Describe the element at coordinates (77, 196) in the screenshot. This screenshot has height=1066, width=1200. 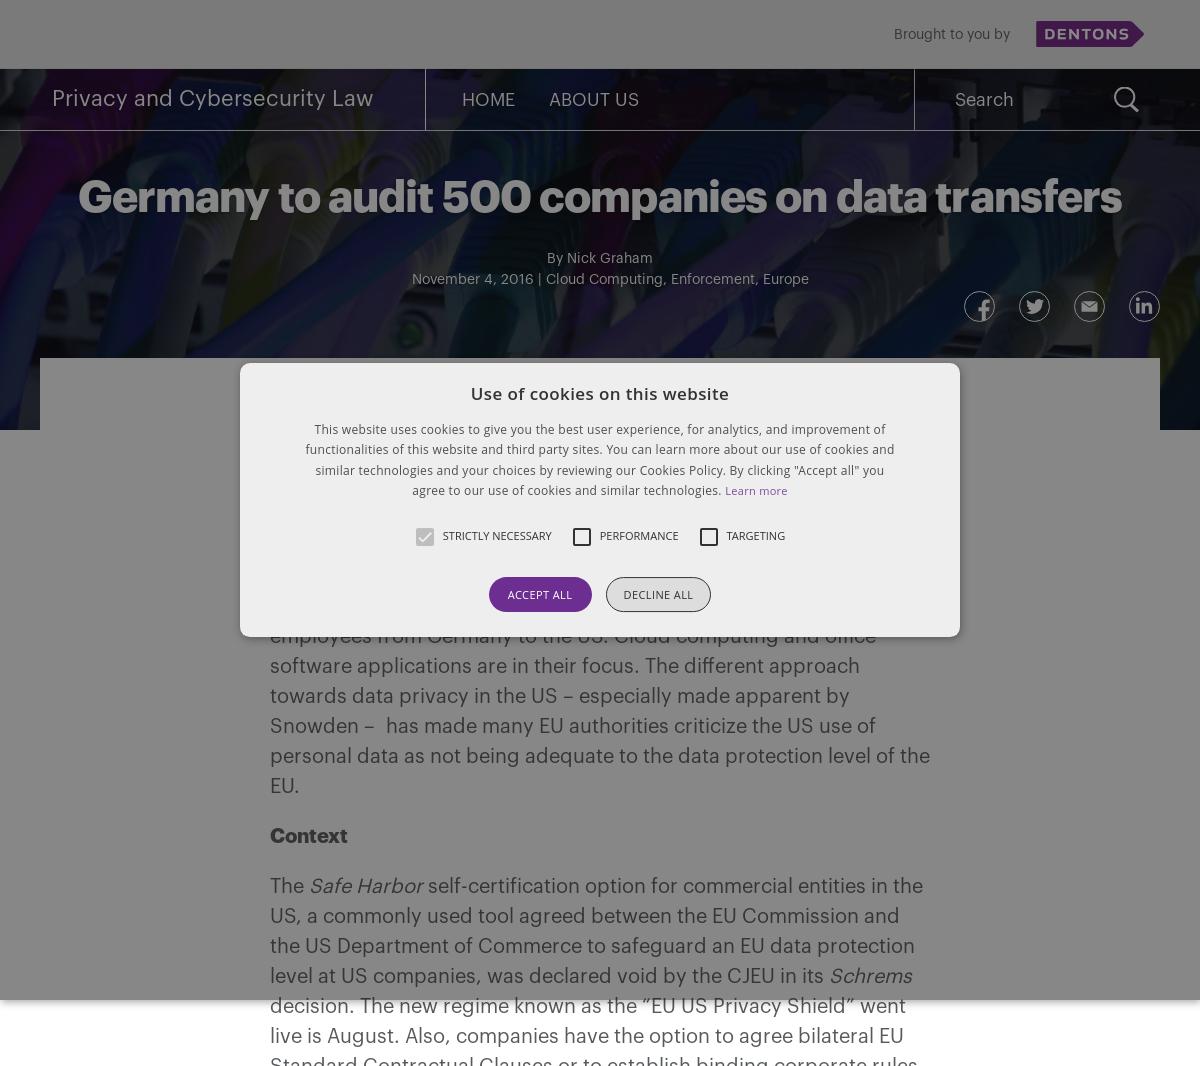
I see `'Germany to audit 500 companies on data transfers'` at that location.